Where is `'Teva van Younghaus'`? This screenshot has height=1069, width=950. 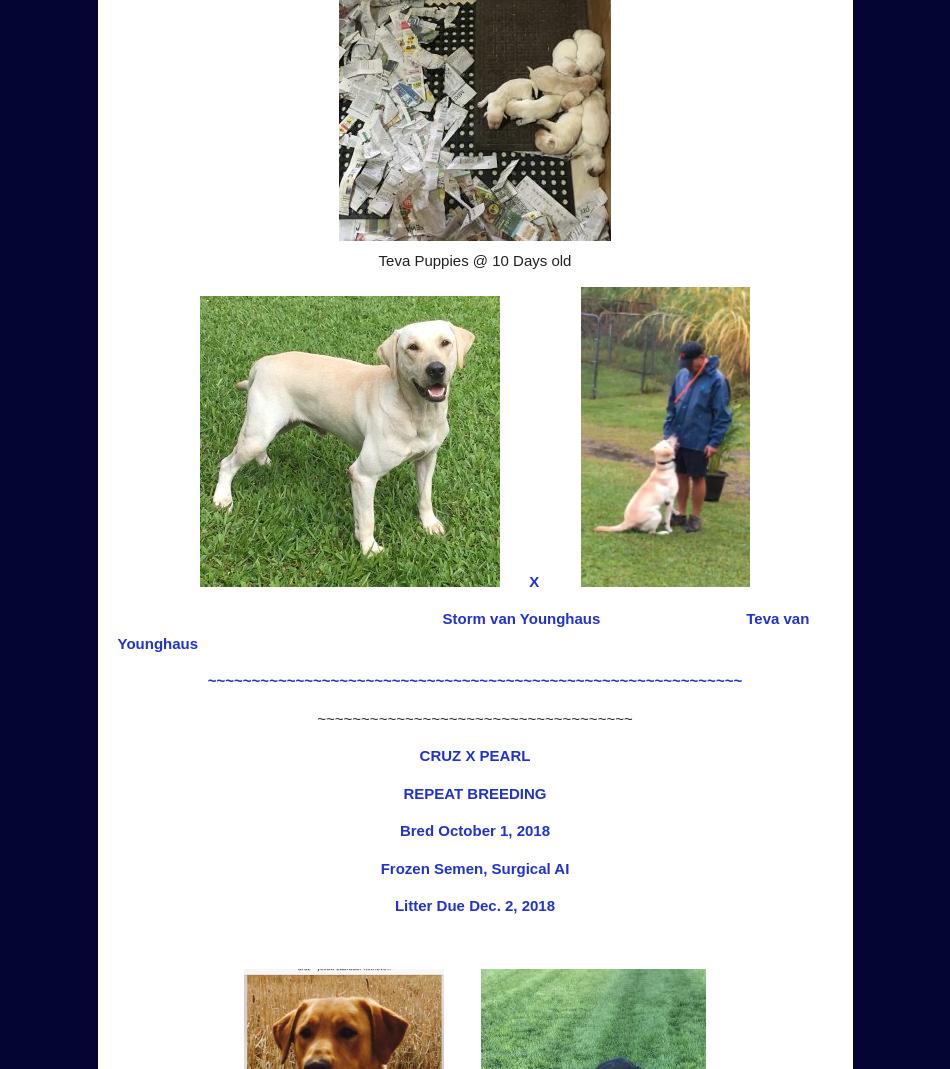
'Teva van Younghaus' is located at coordinates (462, 630).